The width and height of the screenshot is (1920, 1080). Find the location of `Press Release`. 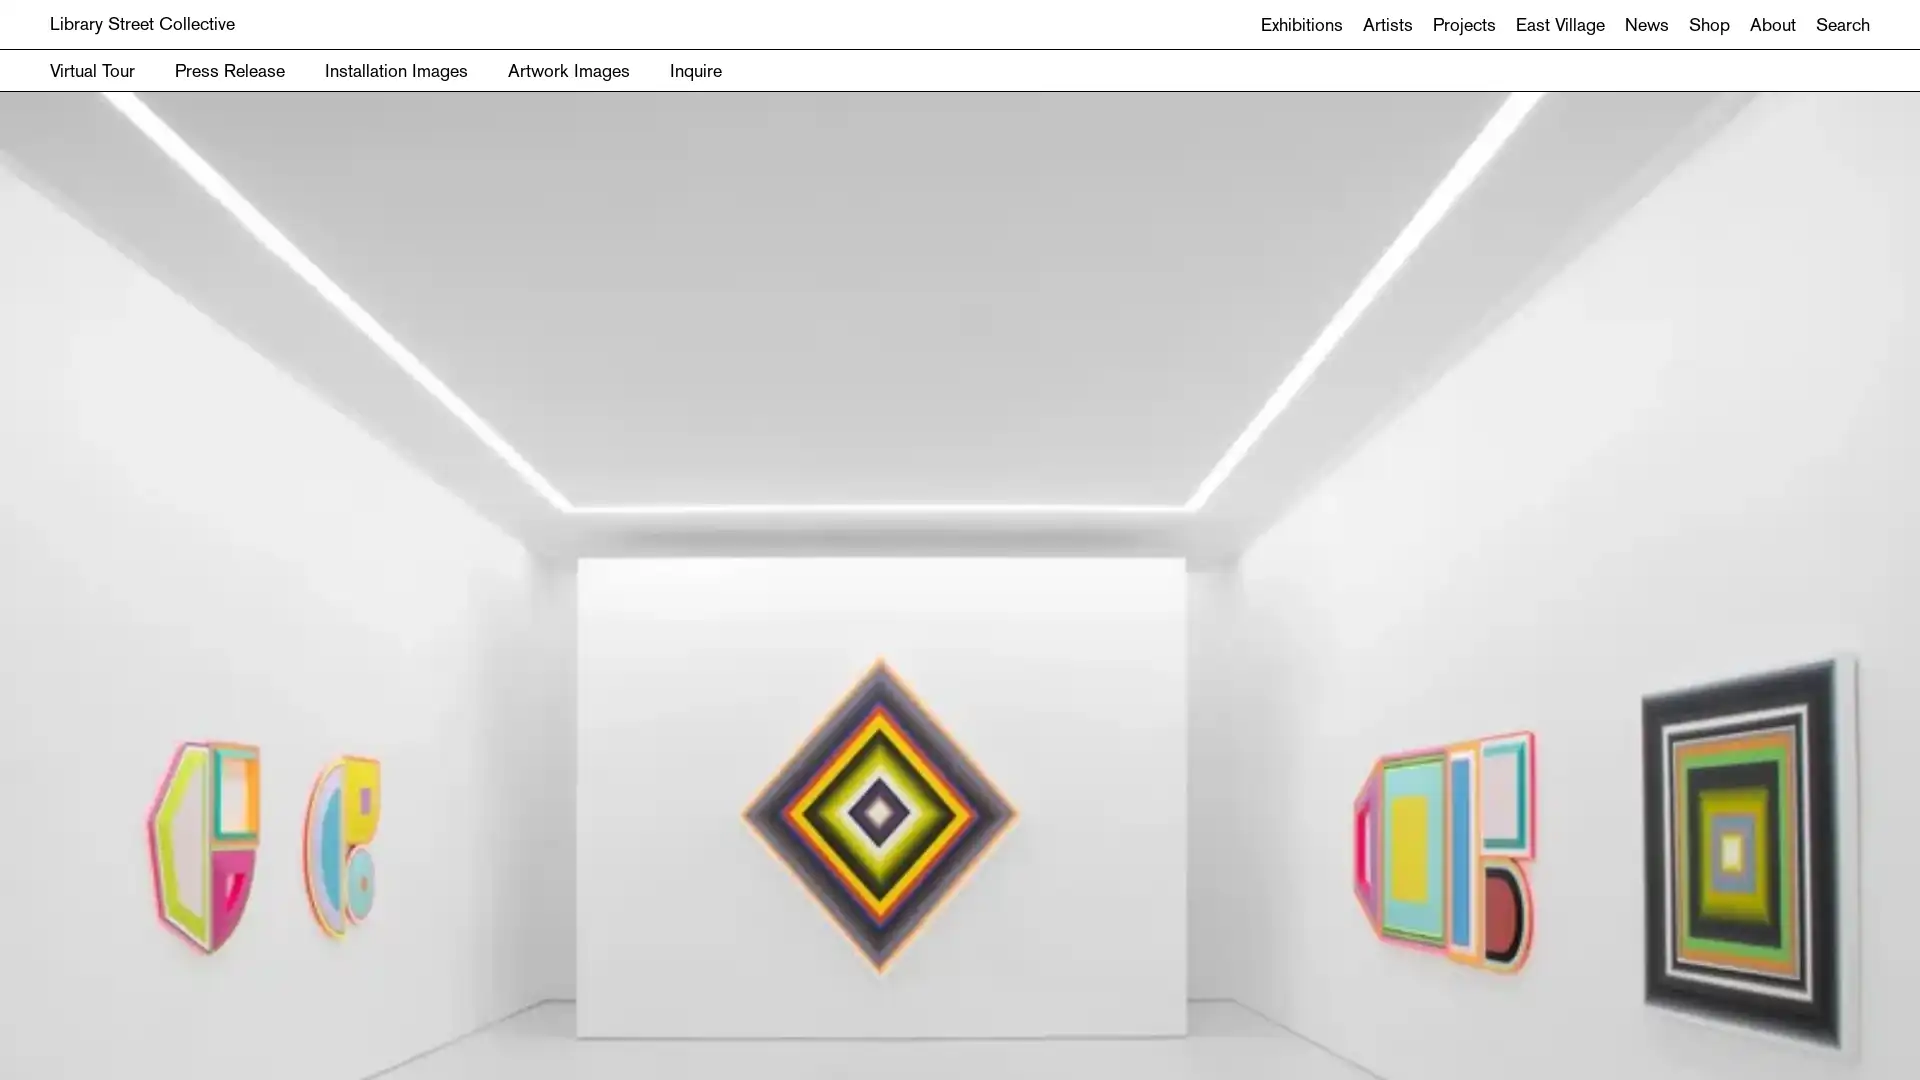

Press Release is located at coordinates (230, 69).